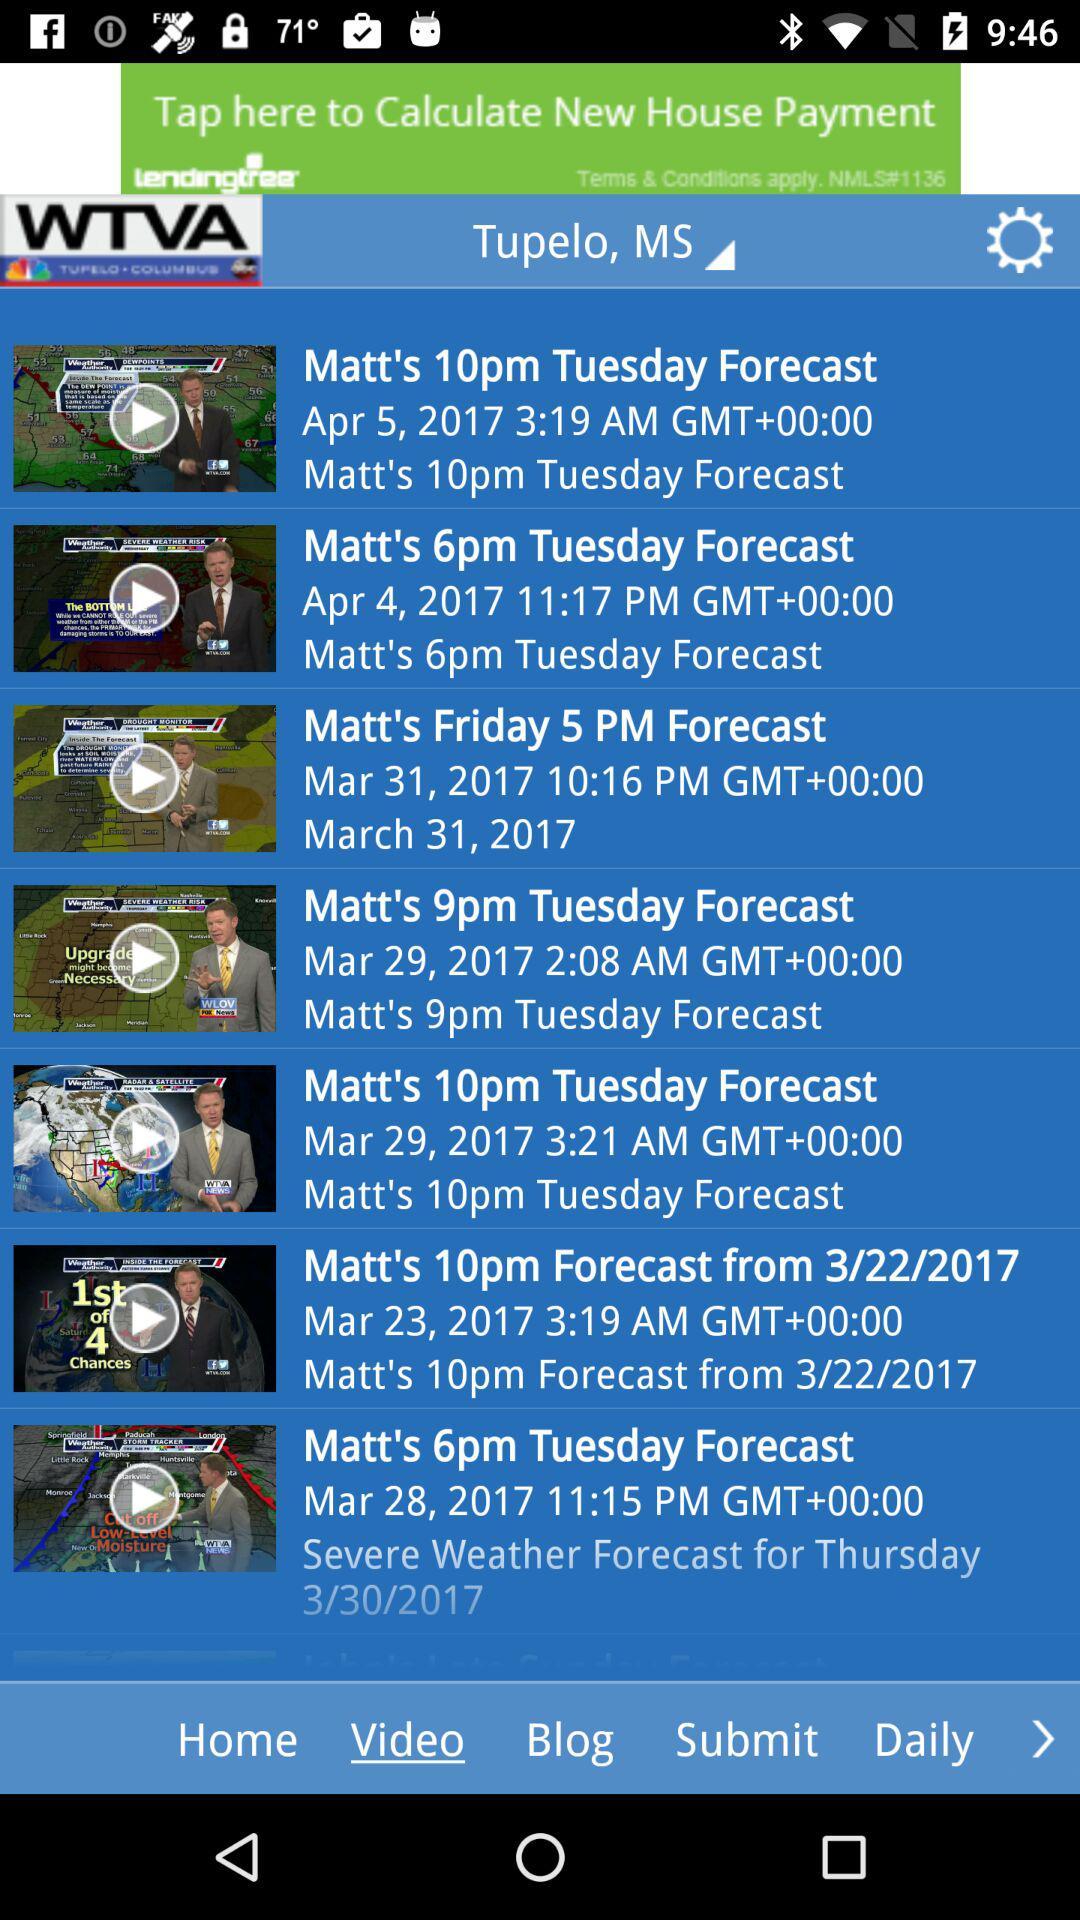 The image size is (1080, 1920). Describe the element at coordinates (617, 240) in the screenshot. I see `the tupelo, ms icon` at that location.